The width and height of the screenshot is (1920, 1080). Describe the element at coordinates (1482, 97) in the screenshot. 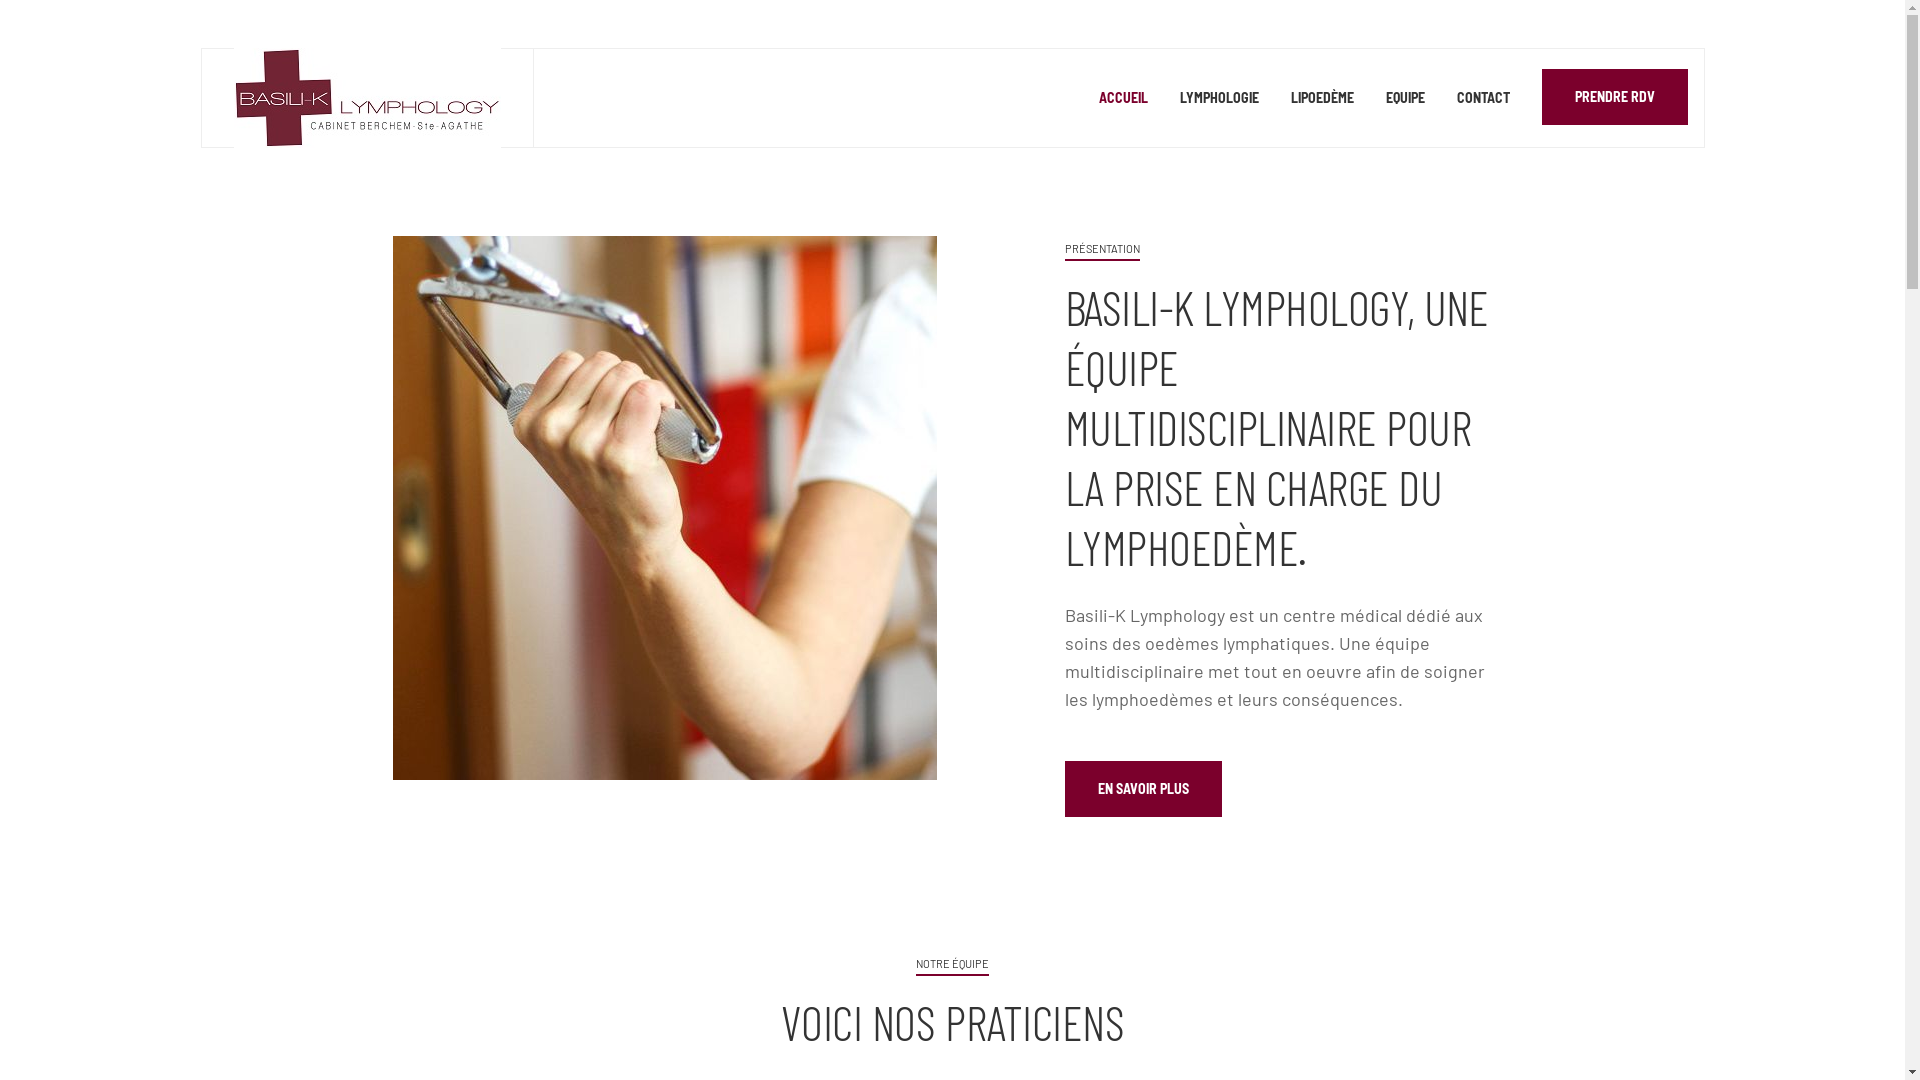

I see `'CONTACT'` at that location.